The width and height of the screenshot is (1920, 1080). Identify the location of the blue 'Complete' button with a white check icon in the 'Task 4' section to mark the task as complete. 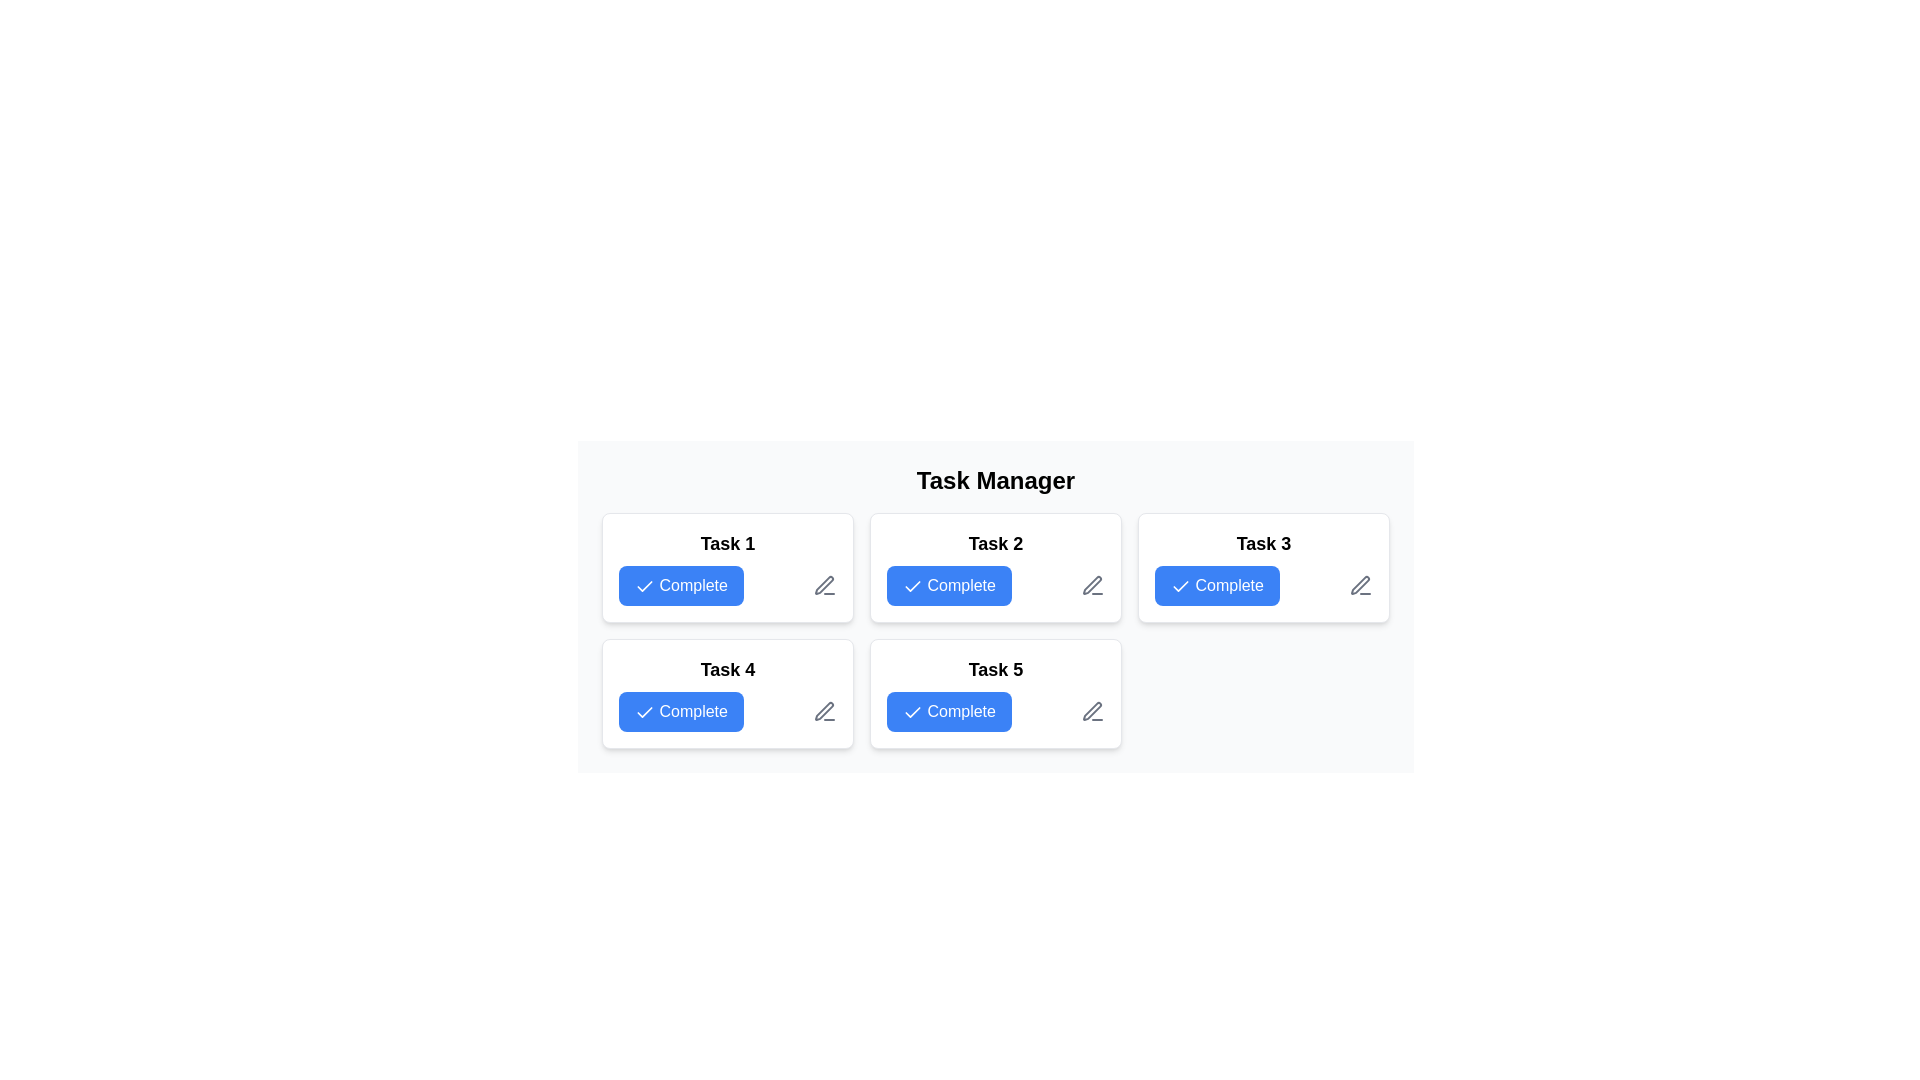
(727, 711).